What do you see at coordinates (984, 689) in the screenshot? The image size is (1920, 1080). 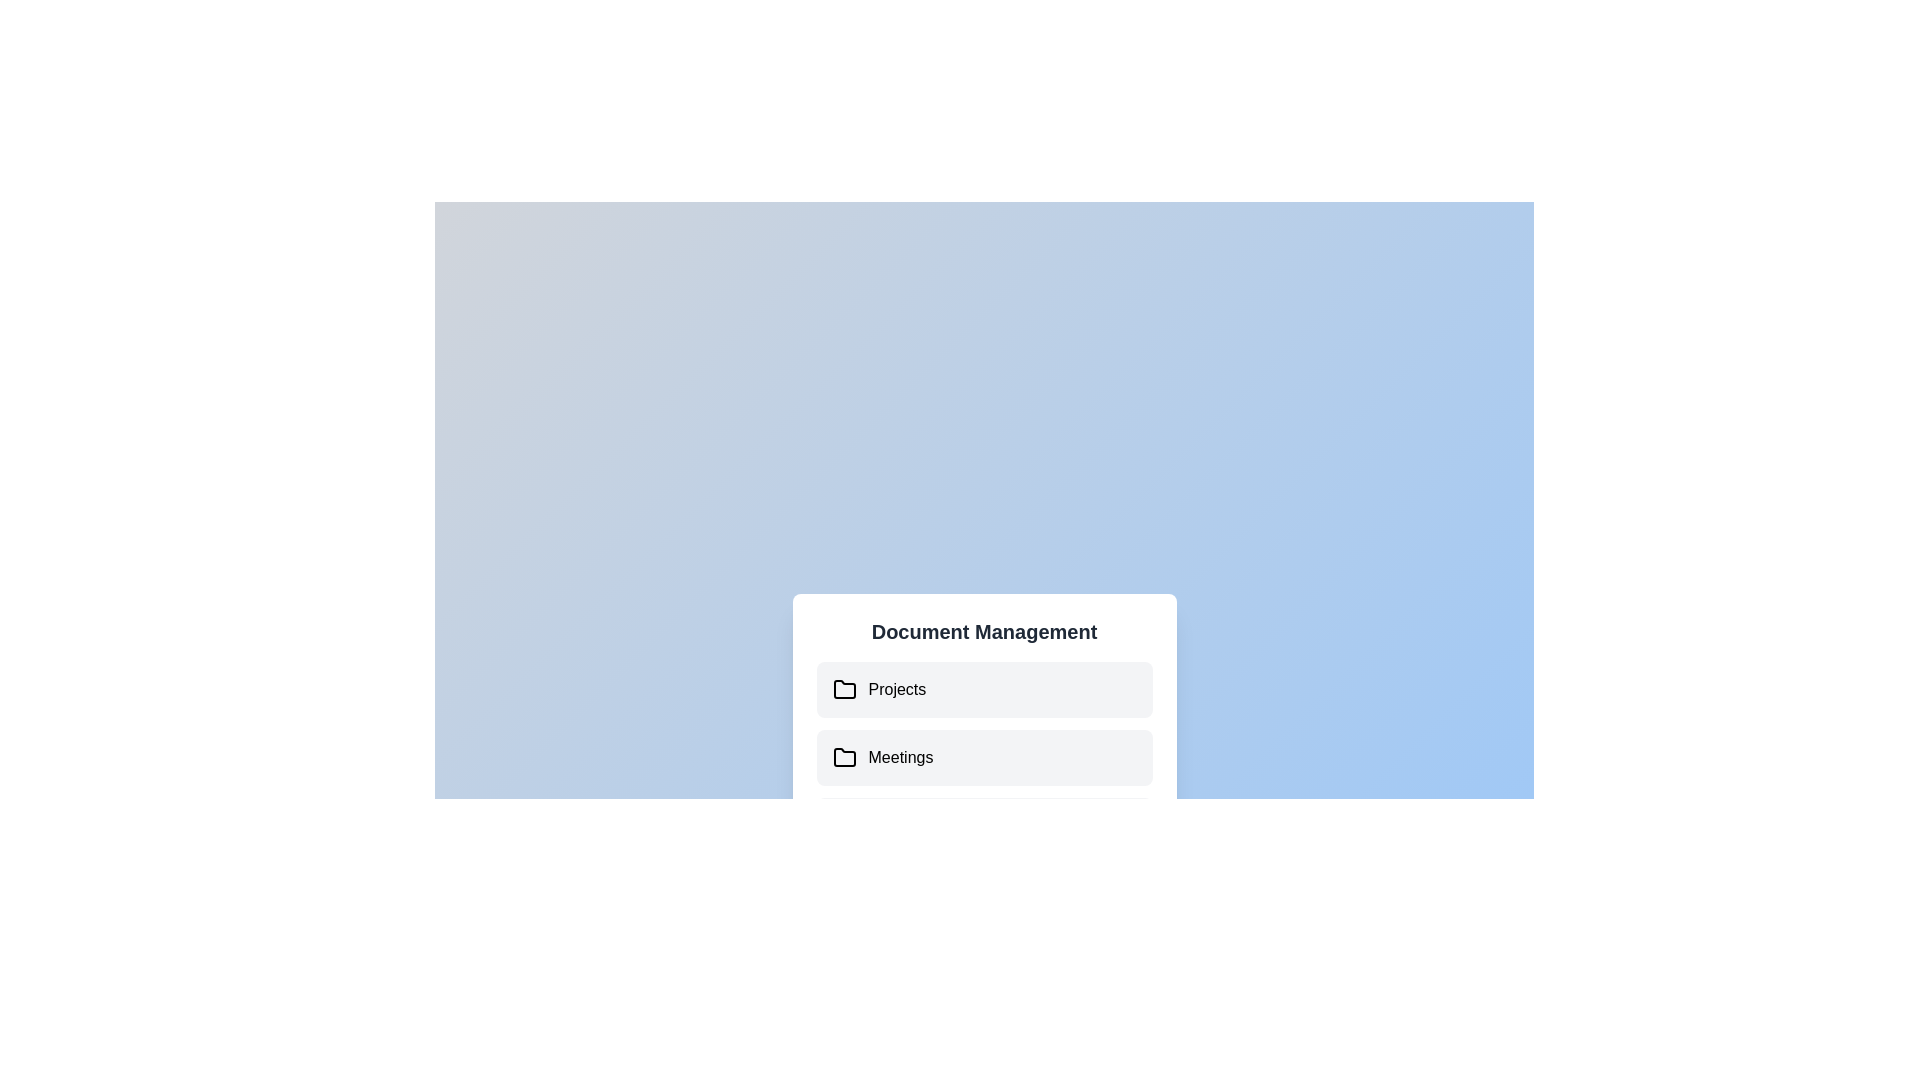 I see `the folder Projects to toggle its expanded or collapsed state` at bounding box center [984, 689].